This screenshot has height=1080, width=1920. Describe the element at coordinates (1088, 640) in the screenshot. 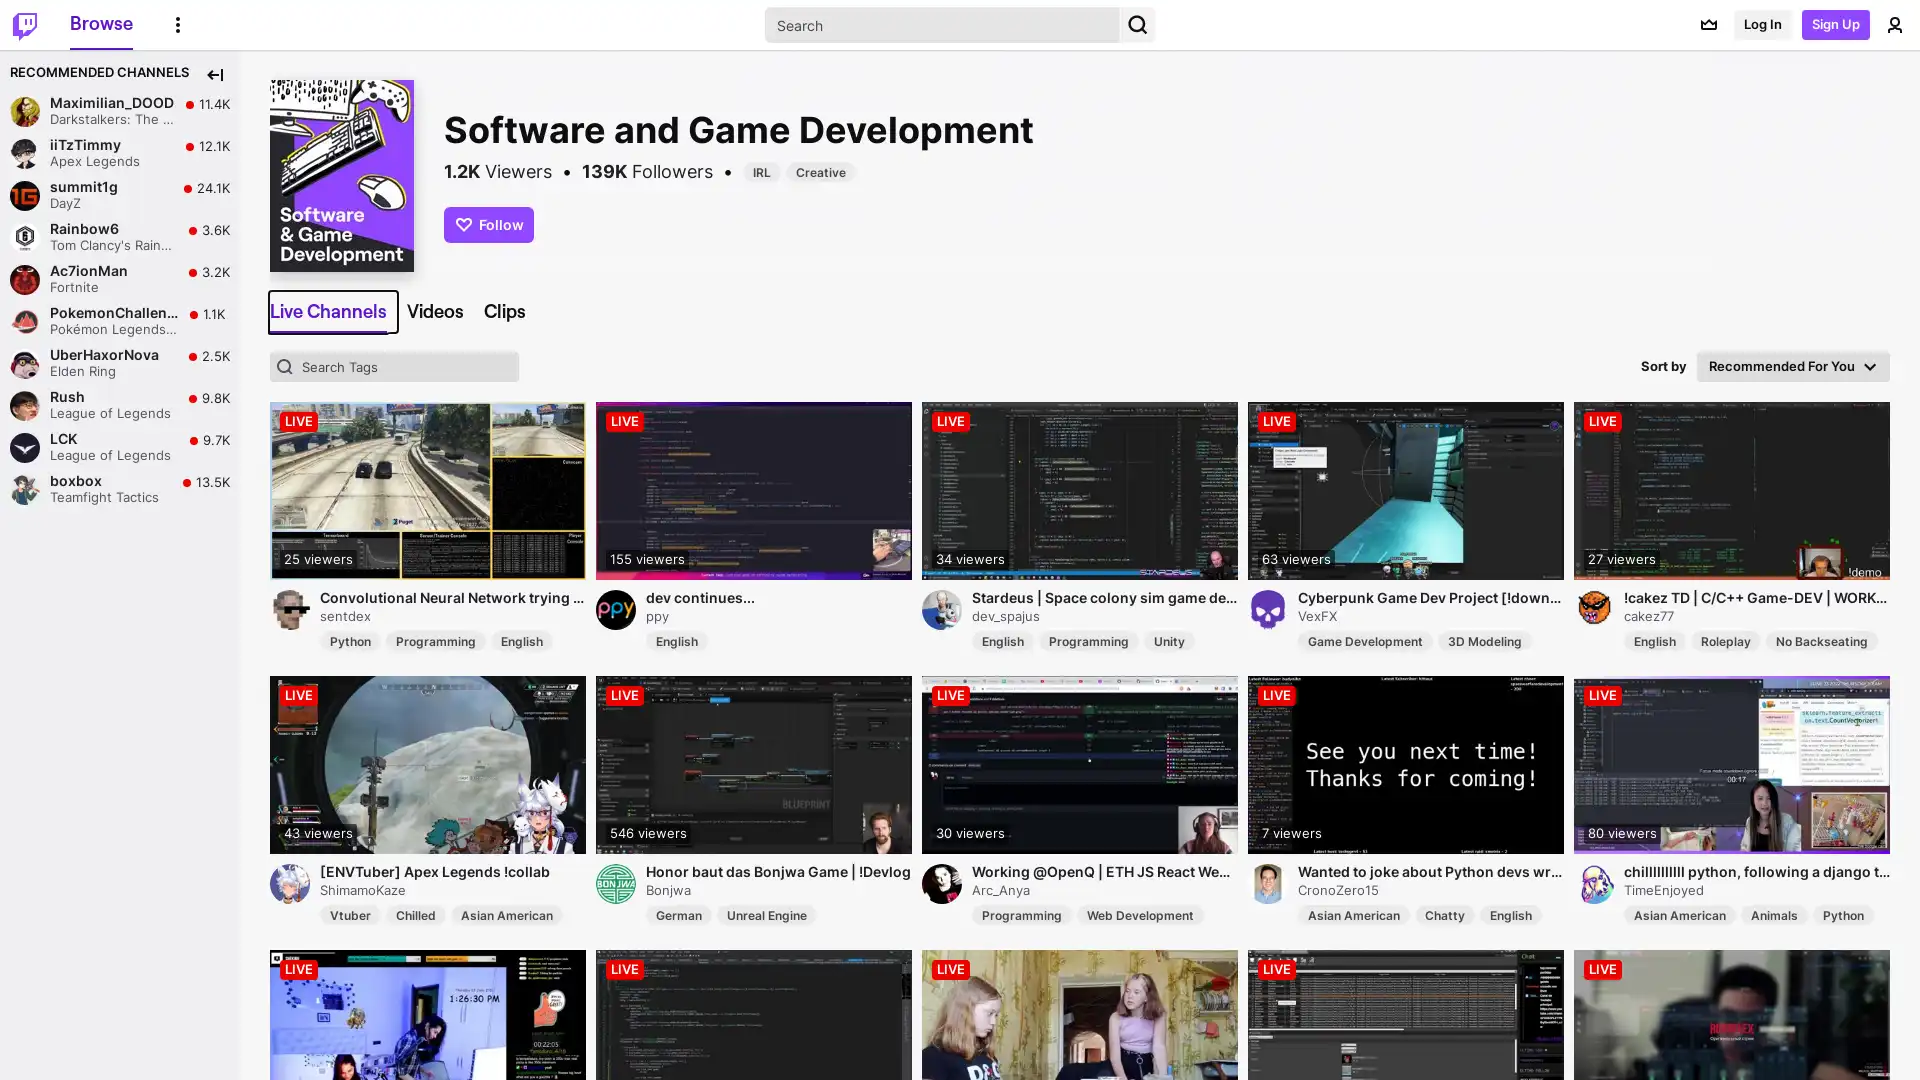

I see `Programming` at that location.